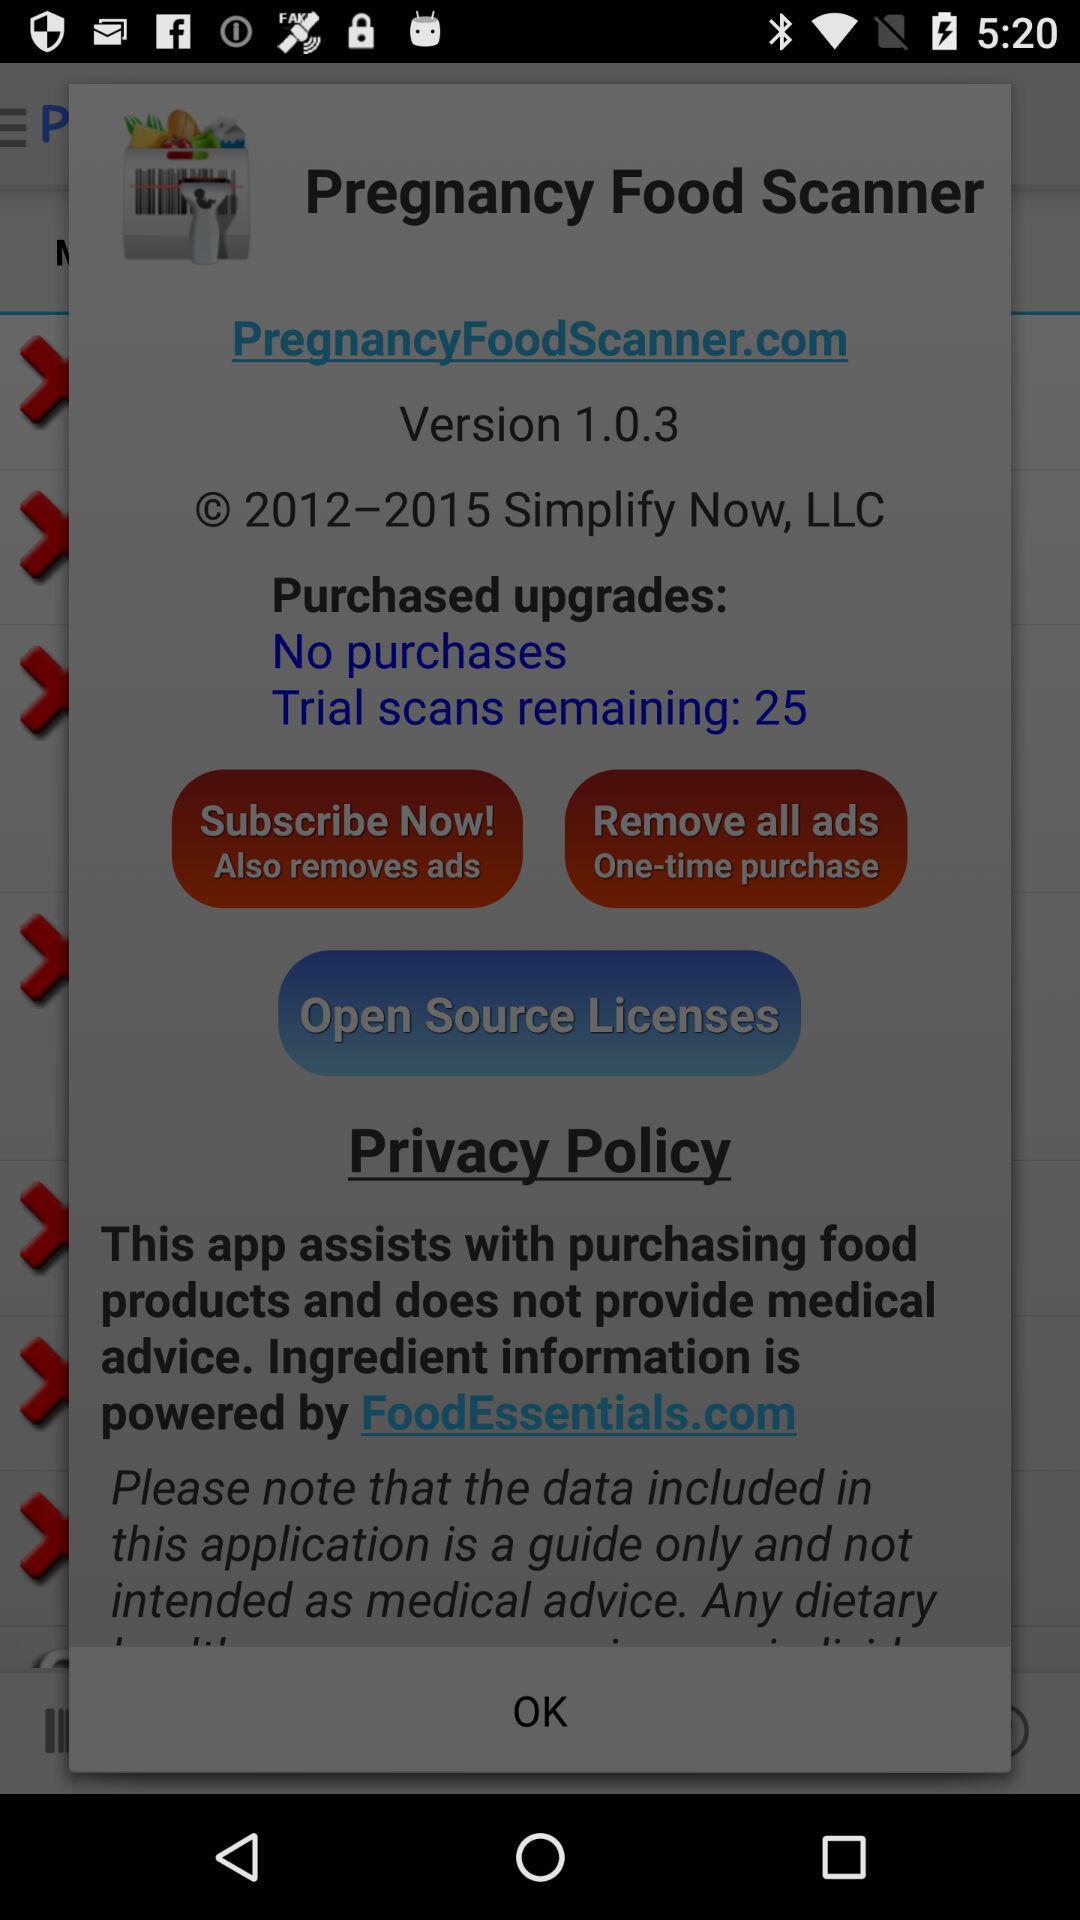 The image size is (1080, 1920). I want to click on icon above the open source licenses item, so click(736, 838).